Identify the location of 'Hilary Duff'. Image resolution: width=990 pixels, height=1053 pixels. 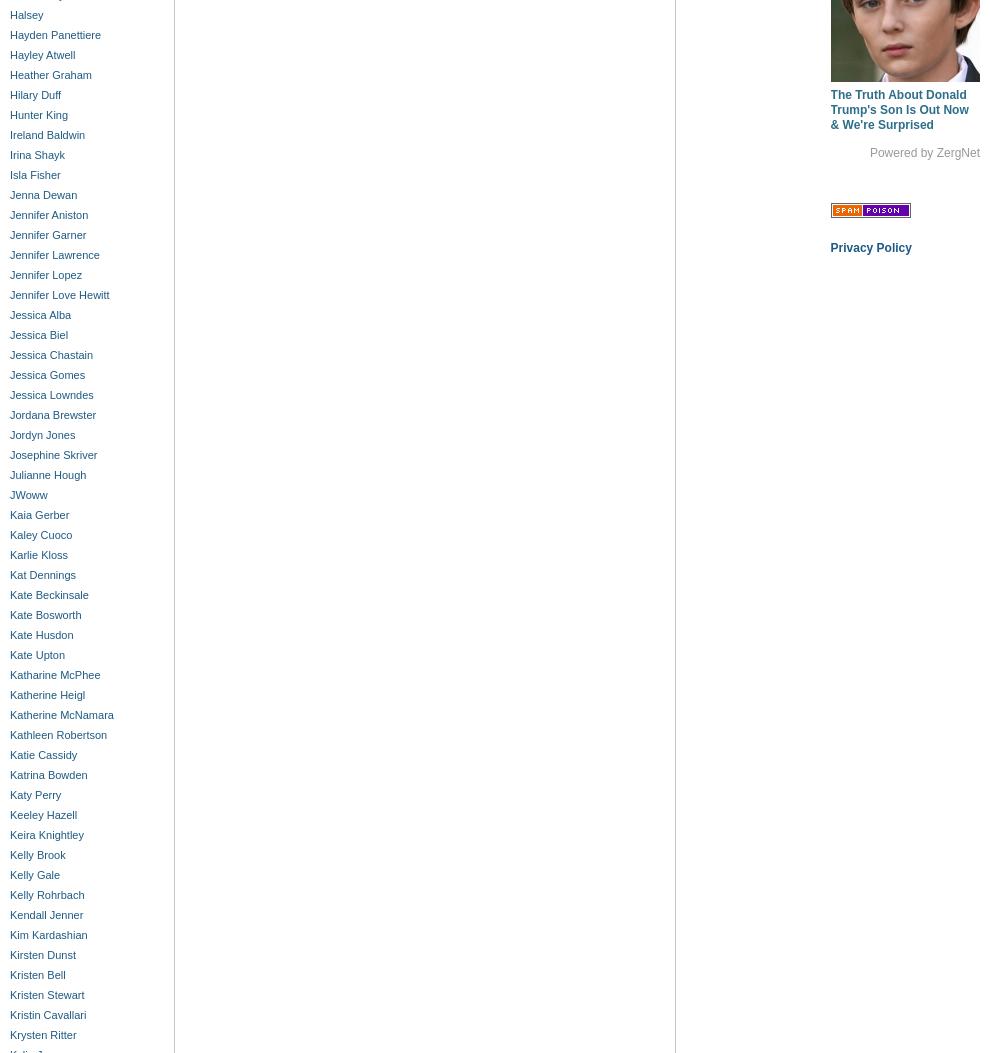
(34, 93).